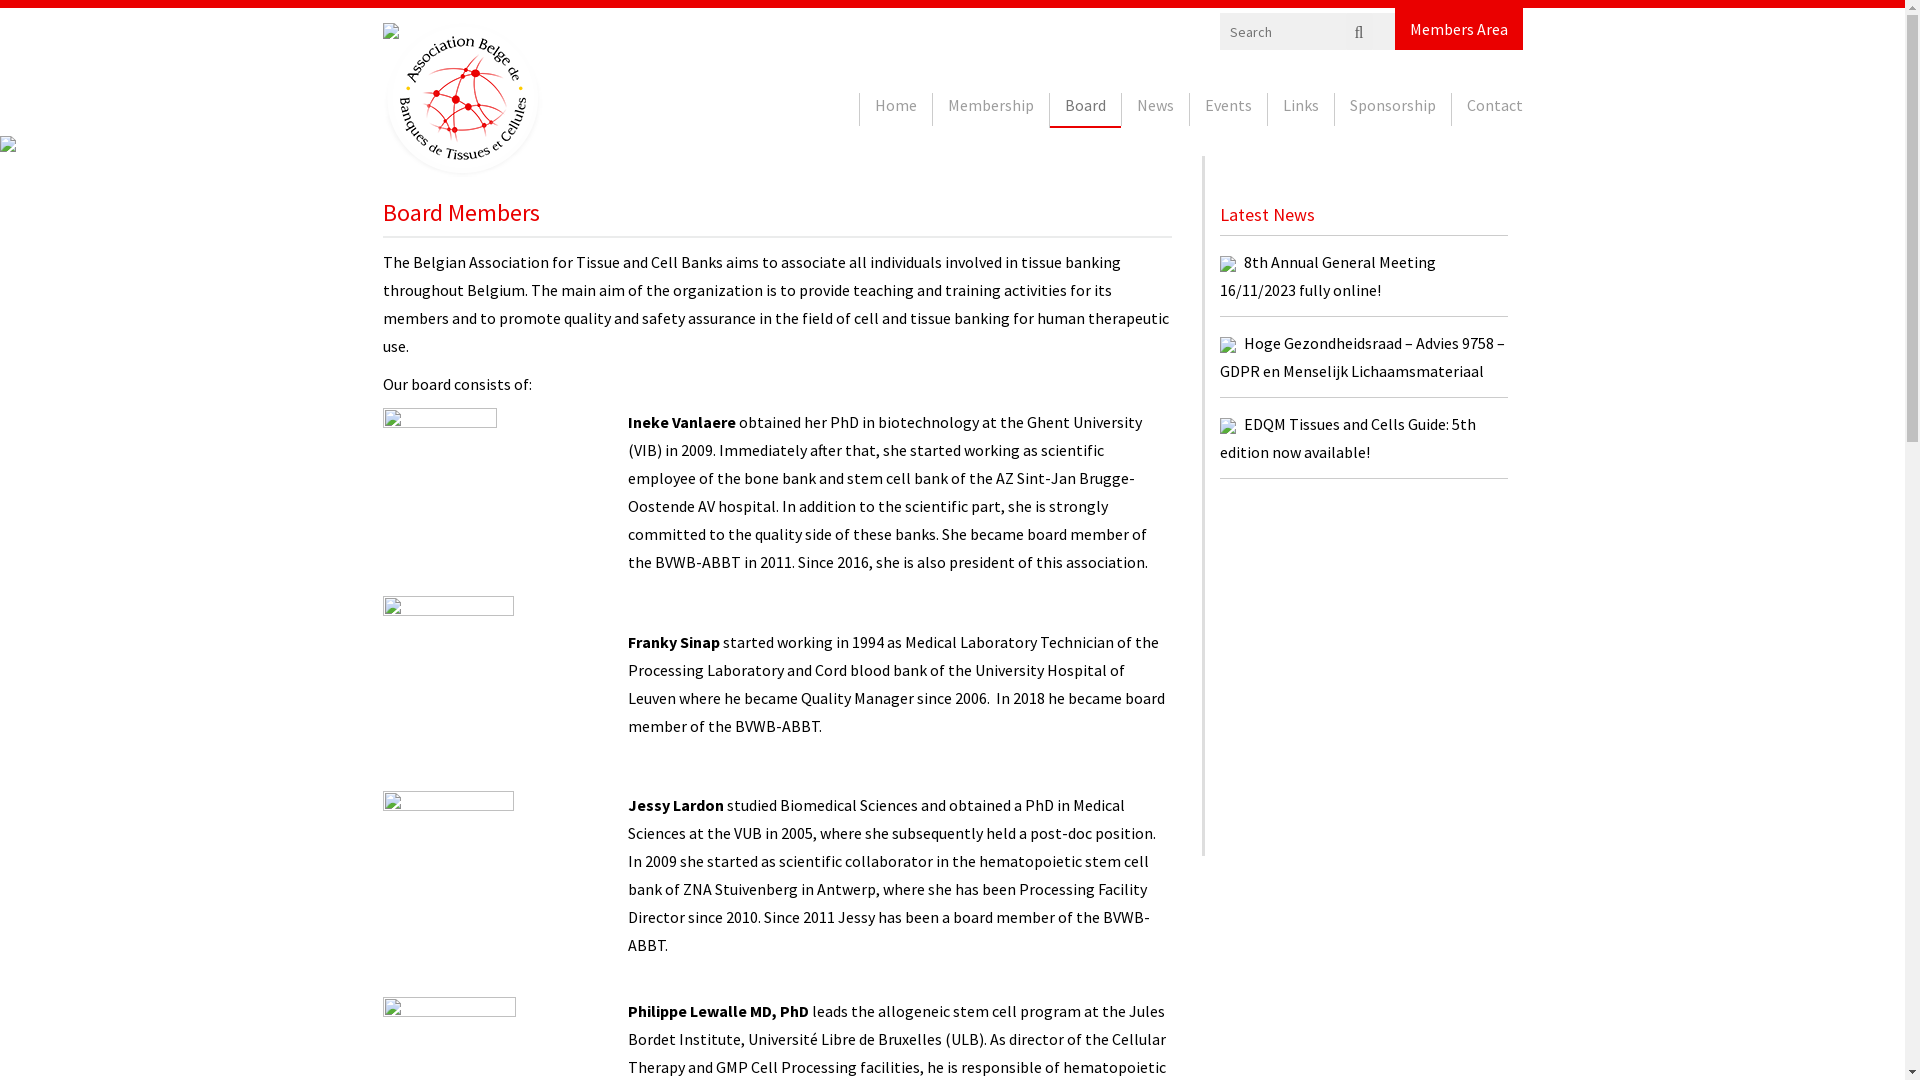 The image size is (1920, 1080). What do you see at coordinates (1451, 109) in the screenshot?
I see `'Contact'` at bounding box center [1451, 109].